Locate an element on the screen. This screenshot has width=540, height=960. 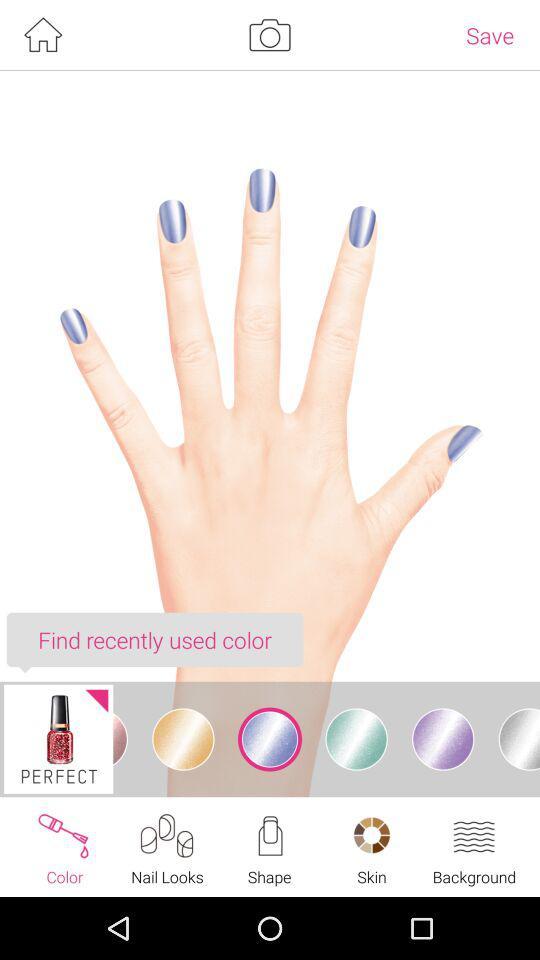
save app is located at coordinates (489, 34).